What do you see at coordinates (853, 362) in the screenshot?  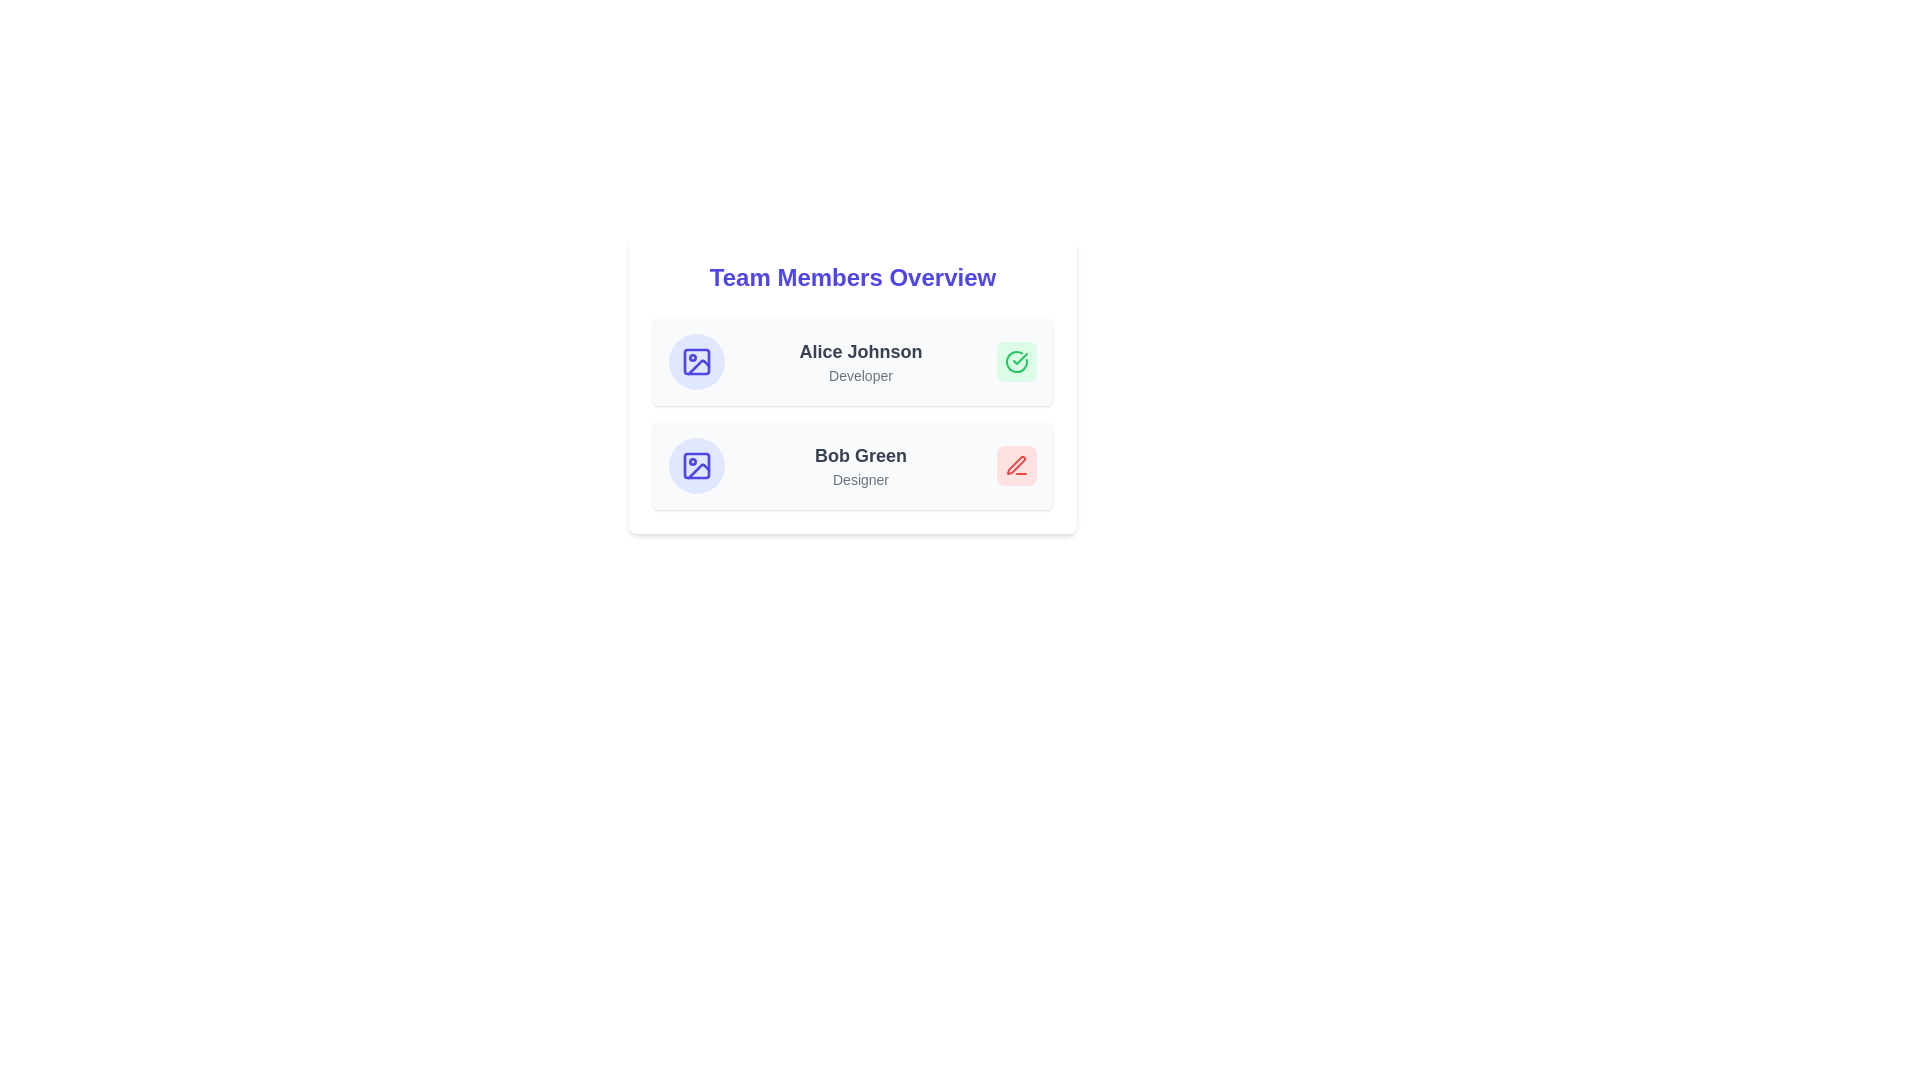 I see `the entry of the team member Alice Johnson to view their details` at bounding box center [853, 362].